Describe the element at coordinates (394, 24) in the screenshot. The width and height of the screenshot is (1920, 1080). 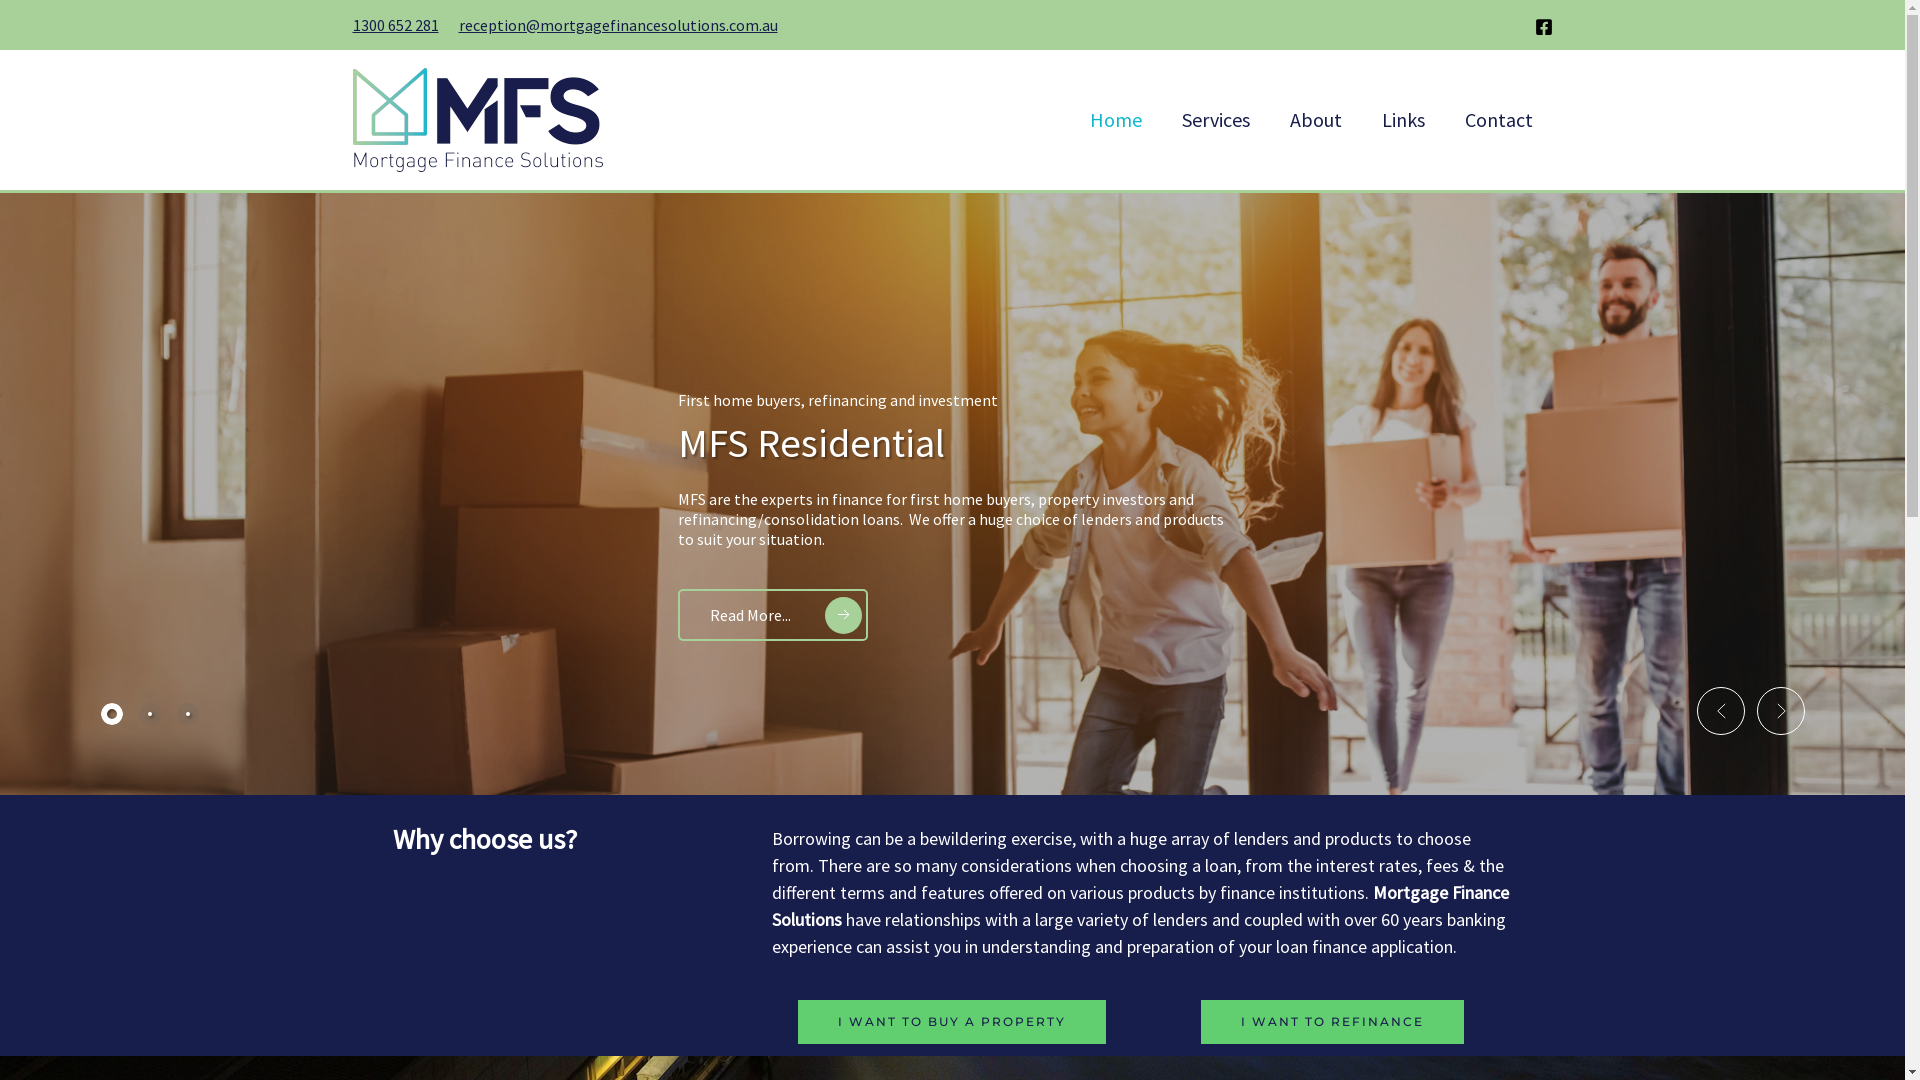
I see `'1300 652 281'` at that location.